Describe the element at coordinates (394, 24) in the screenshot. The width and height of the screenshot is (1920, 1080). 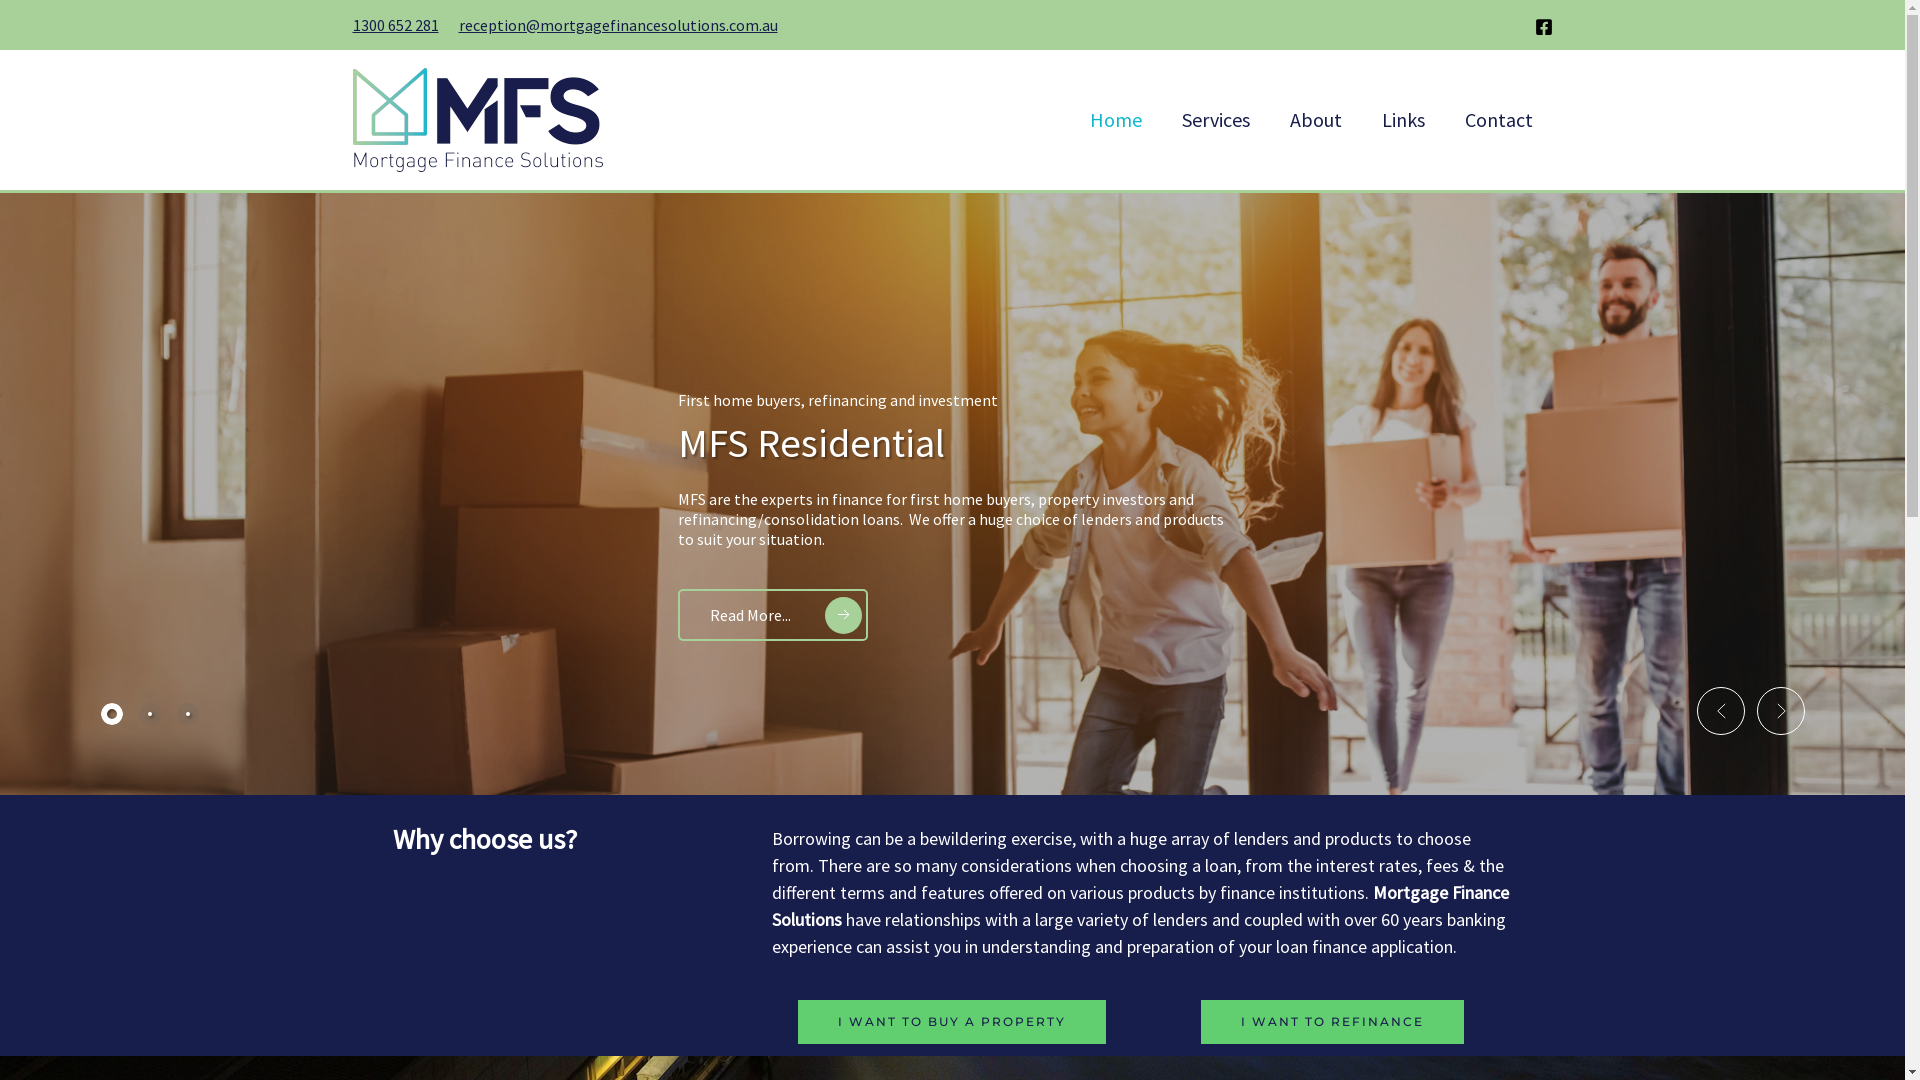
I see `'1300 652 281'` at that location.